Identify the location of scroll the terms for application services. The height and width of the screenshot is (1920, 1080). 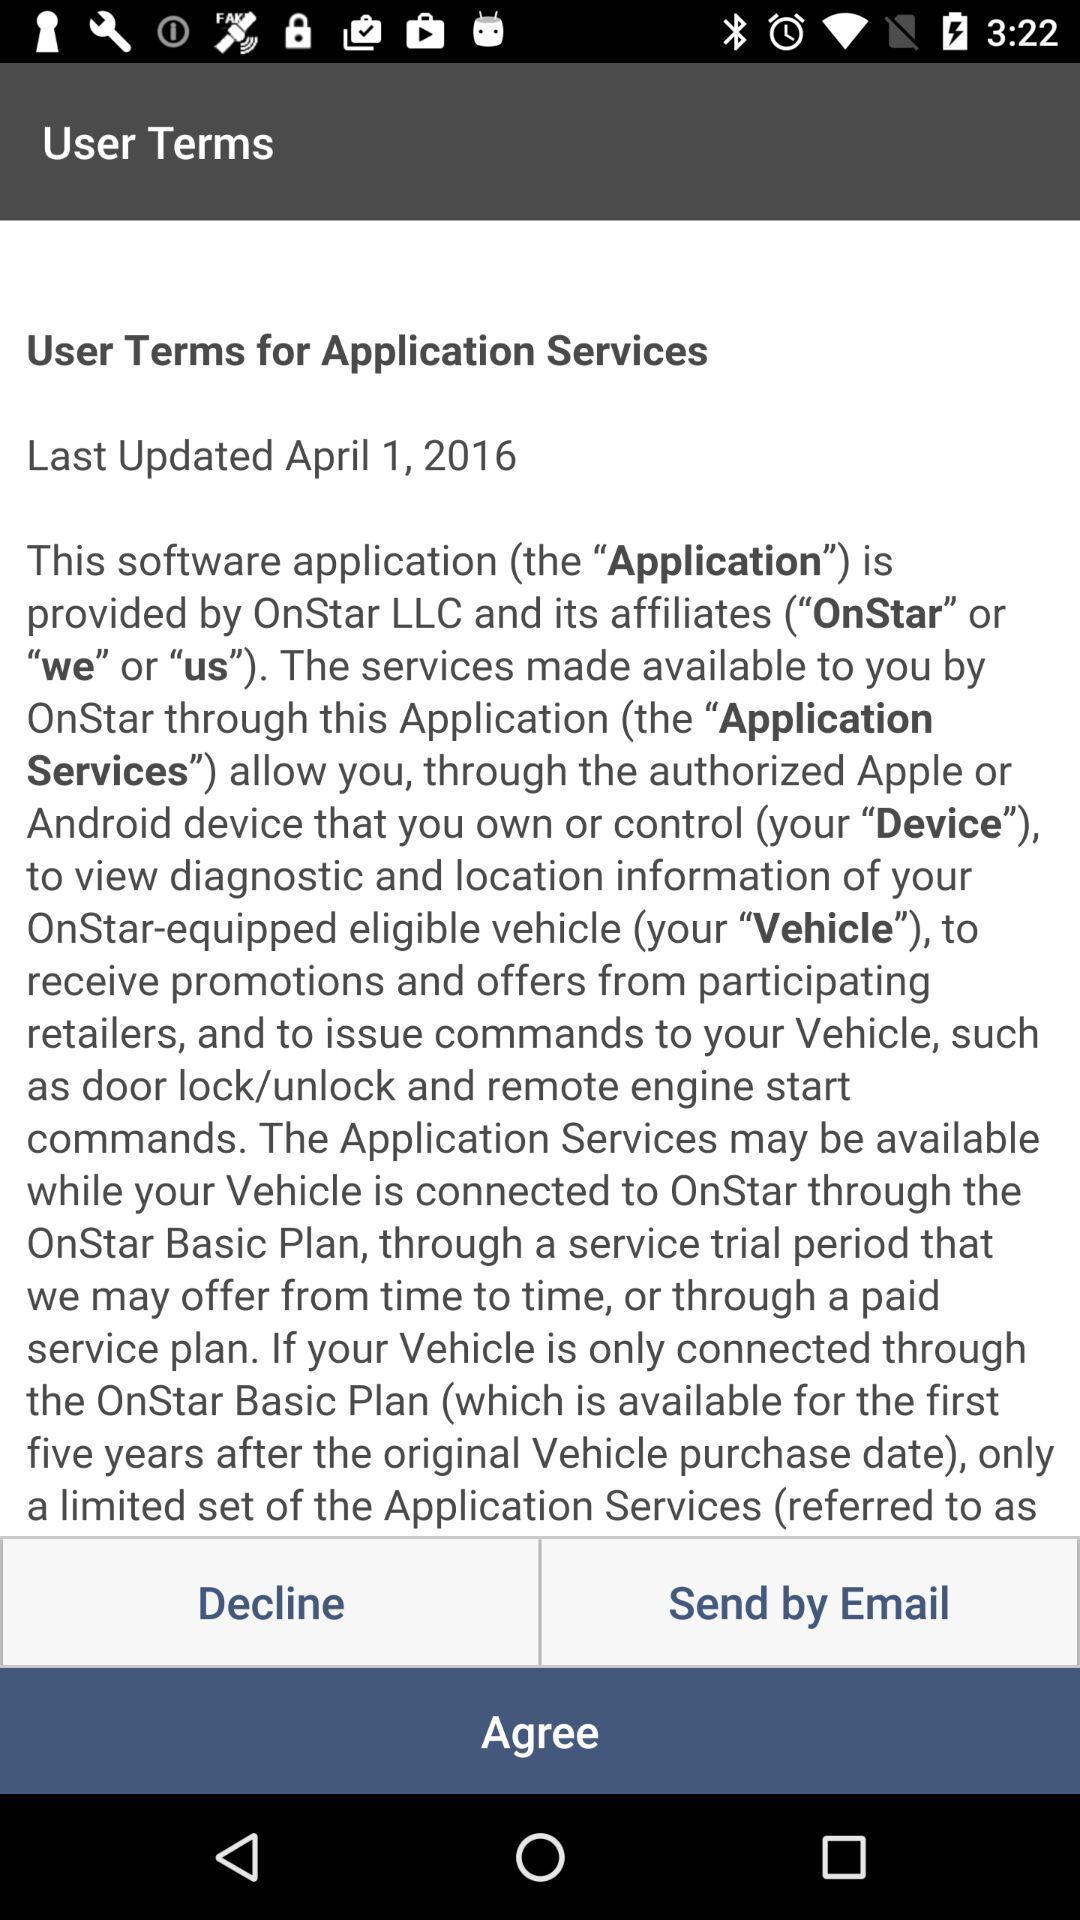
(540, 878).